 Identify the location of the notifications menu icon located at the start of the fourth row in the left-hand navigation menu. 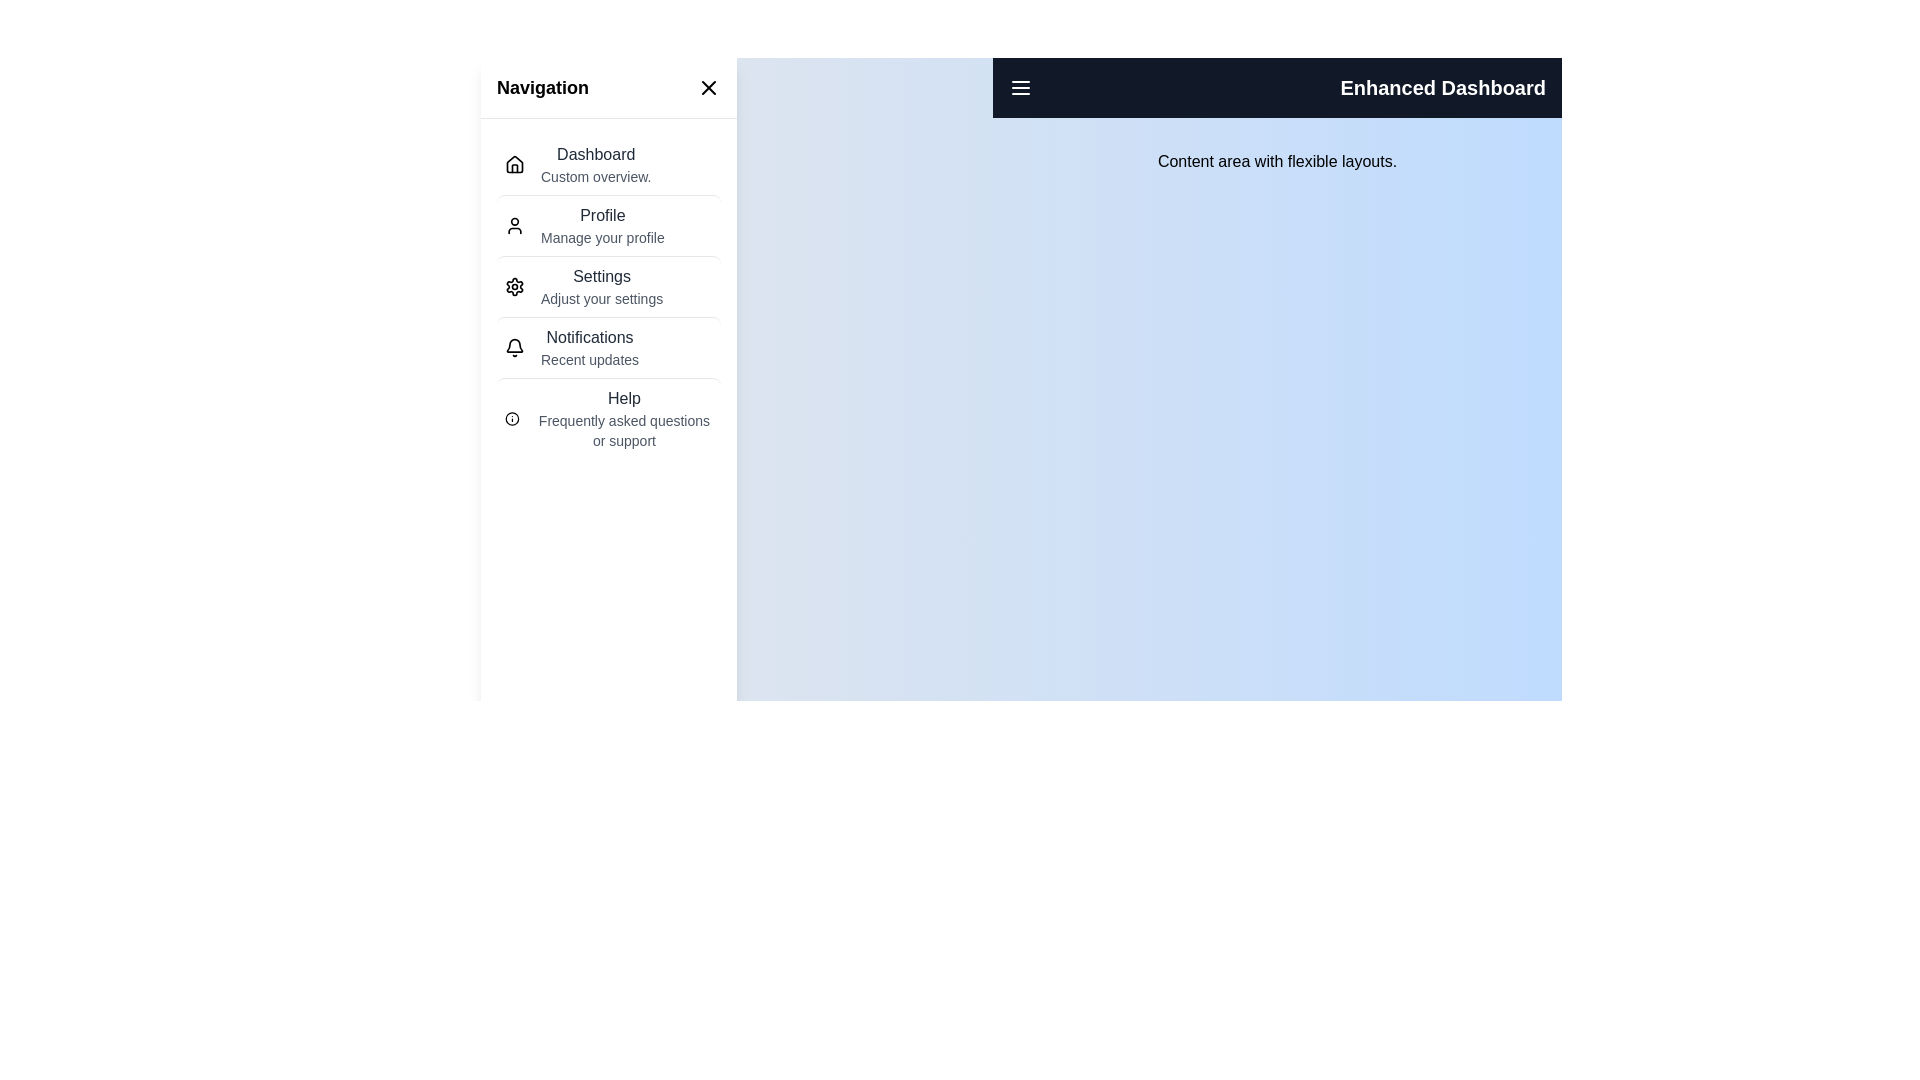
(514, 346).